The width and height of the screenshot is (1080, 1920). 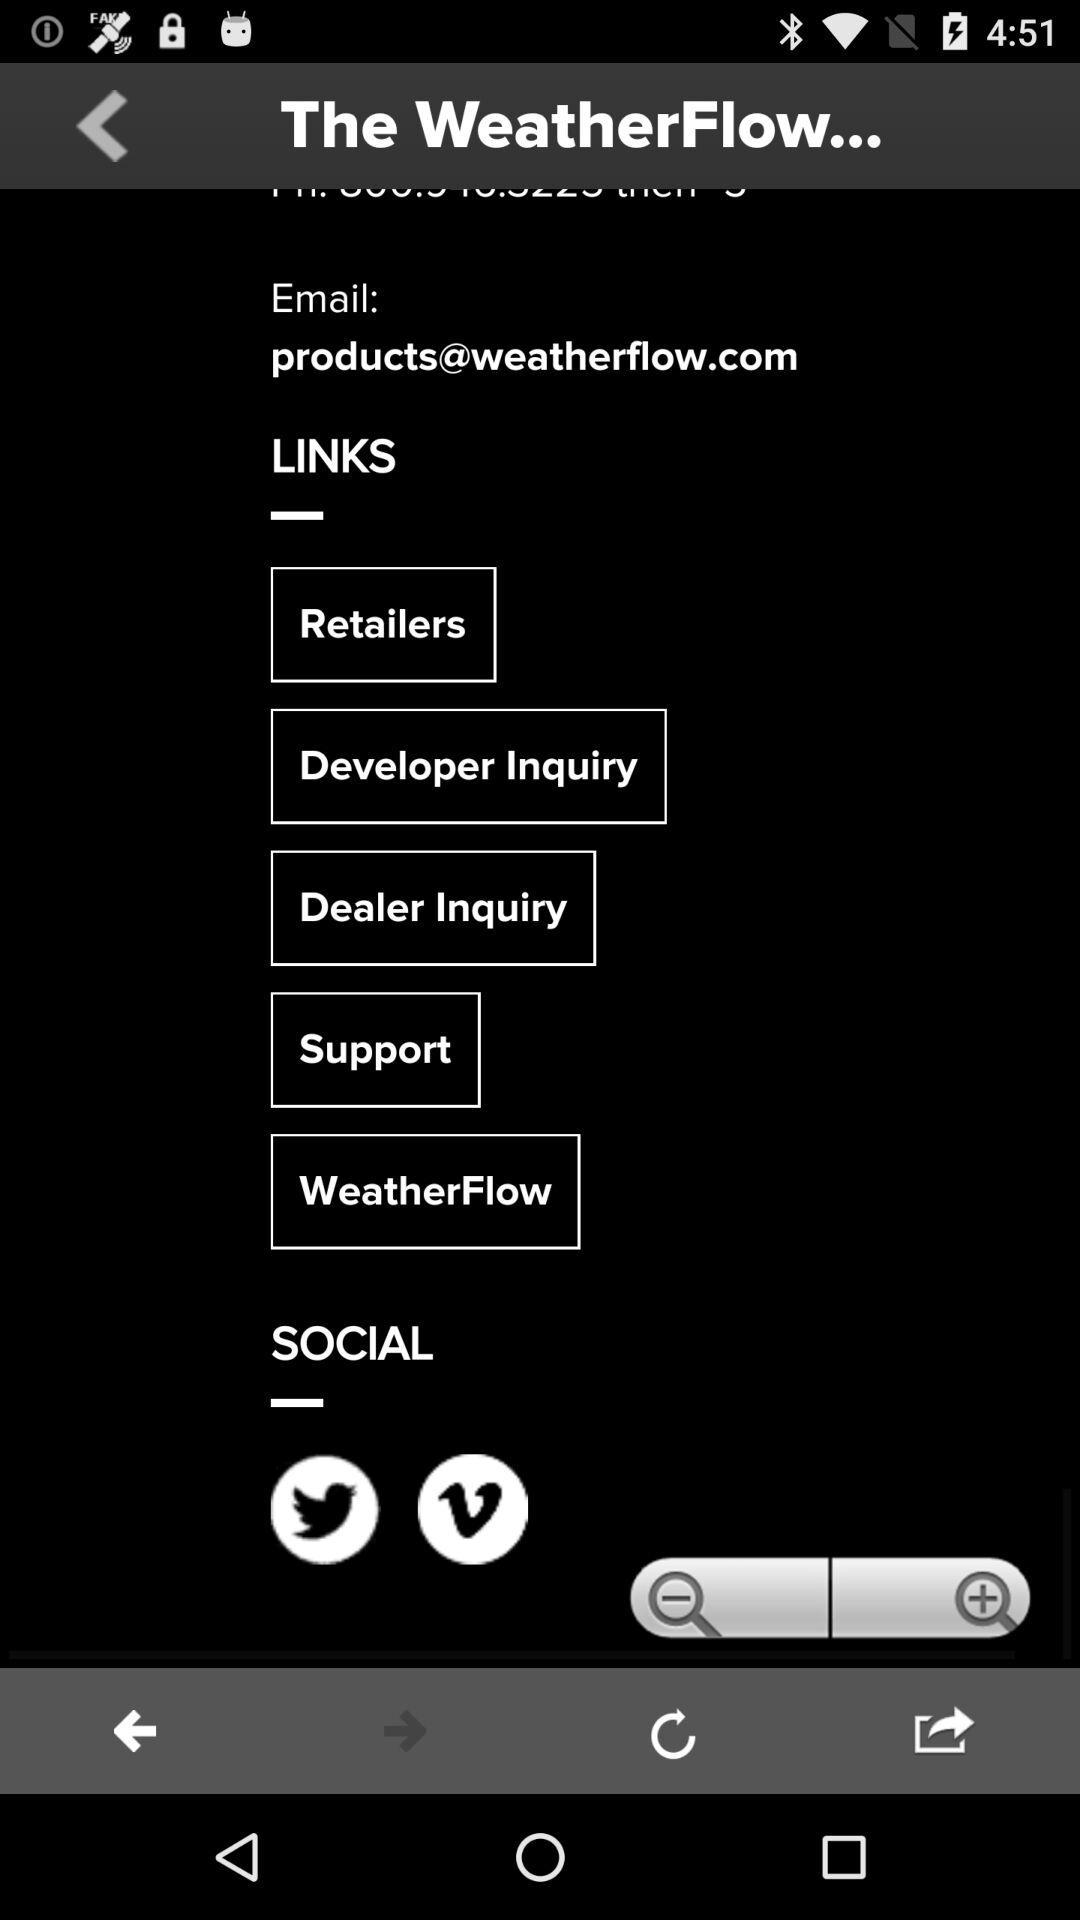 What do you see at coordinates (675, 1730) in the screenshot?
I see `refresh` at bounding box center [675, 1730].